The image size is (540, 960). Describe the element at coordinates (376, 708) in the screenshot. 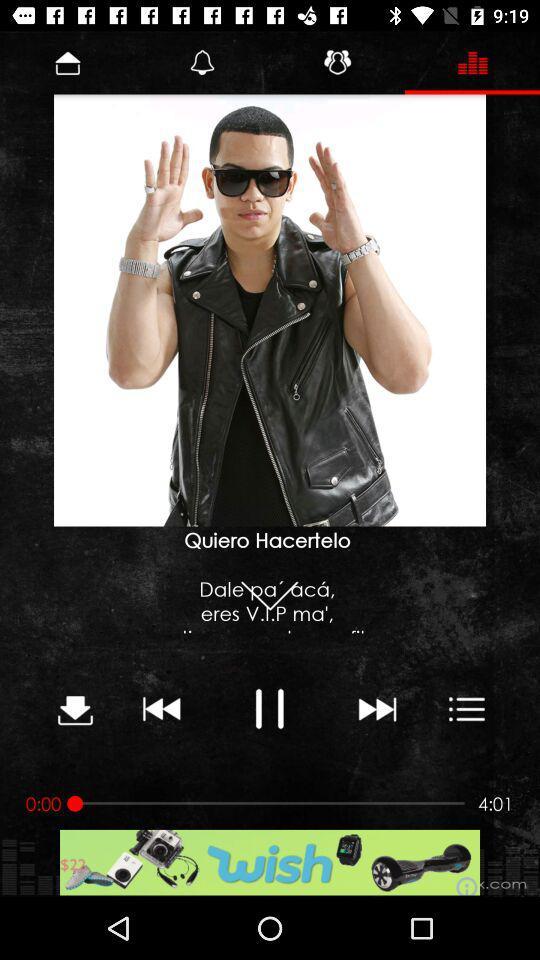

I see `the skip_next icon` at that location.